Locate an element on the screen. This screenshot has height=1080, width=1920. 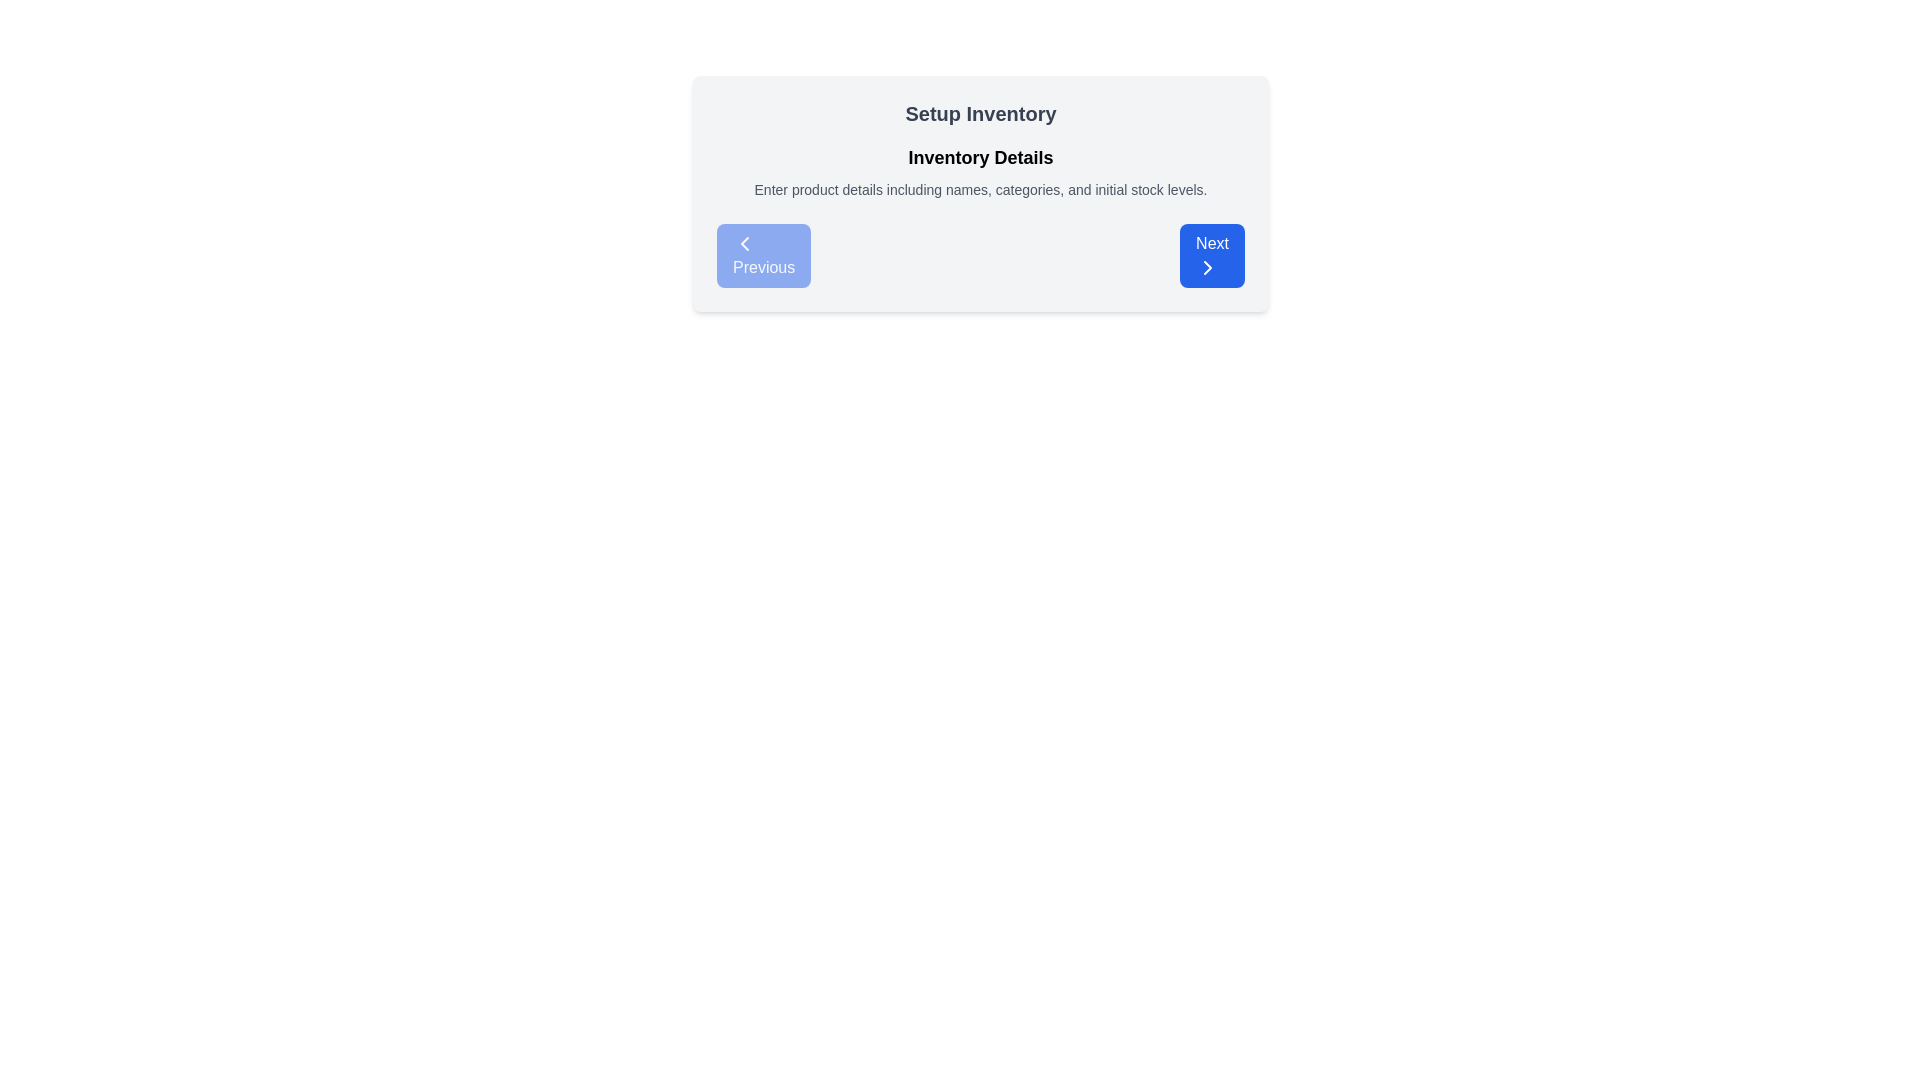
the informational text that instructs to 'Enter product details including names, categories, and initial stock levels.' located under the heading 'Inventory Details' is located at coordinates (980, 189).